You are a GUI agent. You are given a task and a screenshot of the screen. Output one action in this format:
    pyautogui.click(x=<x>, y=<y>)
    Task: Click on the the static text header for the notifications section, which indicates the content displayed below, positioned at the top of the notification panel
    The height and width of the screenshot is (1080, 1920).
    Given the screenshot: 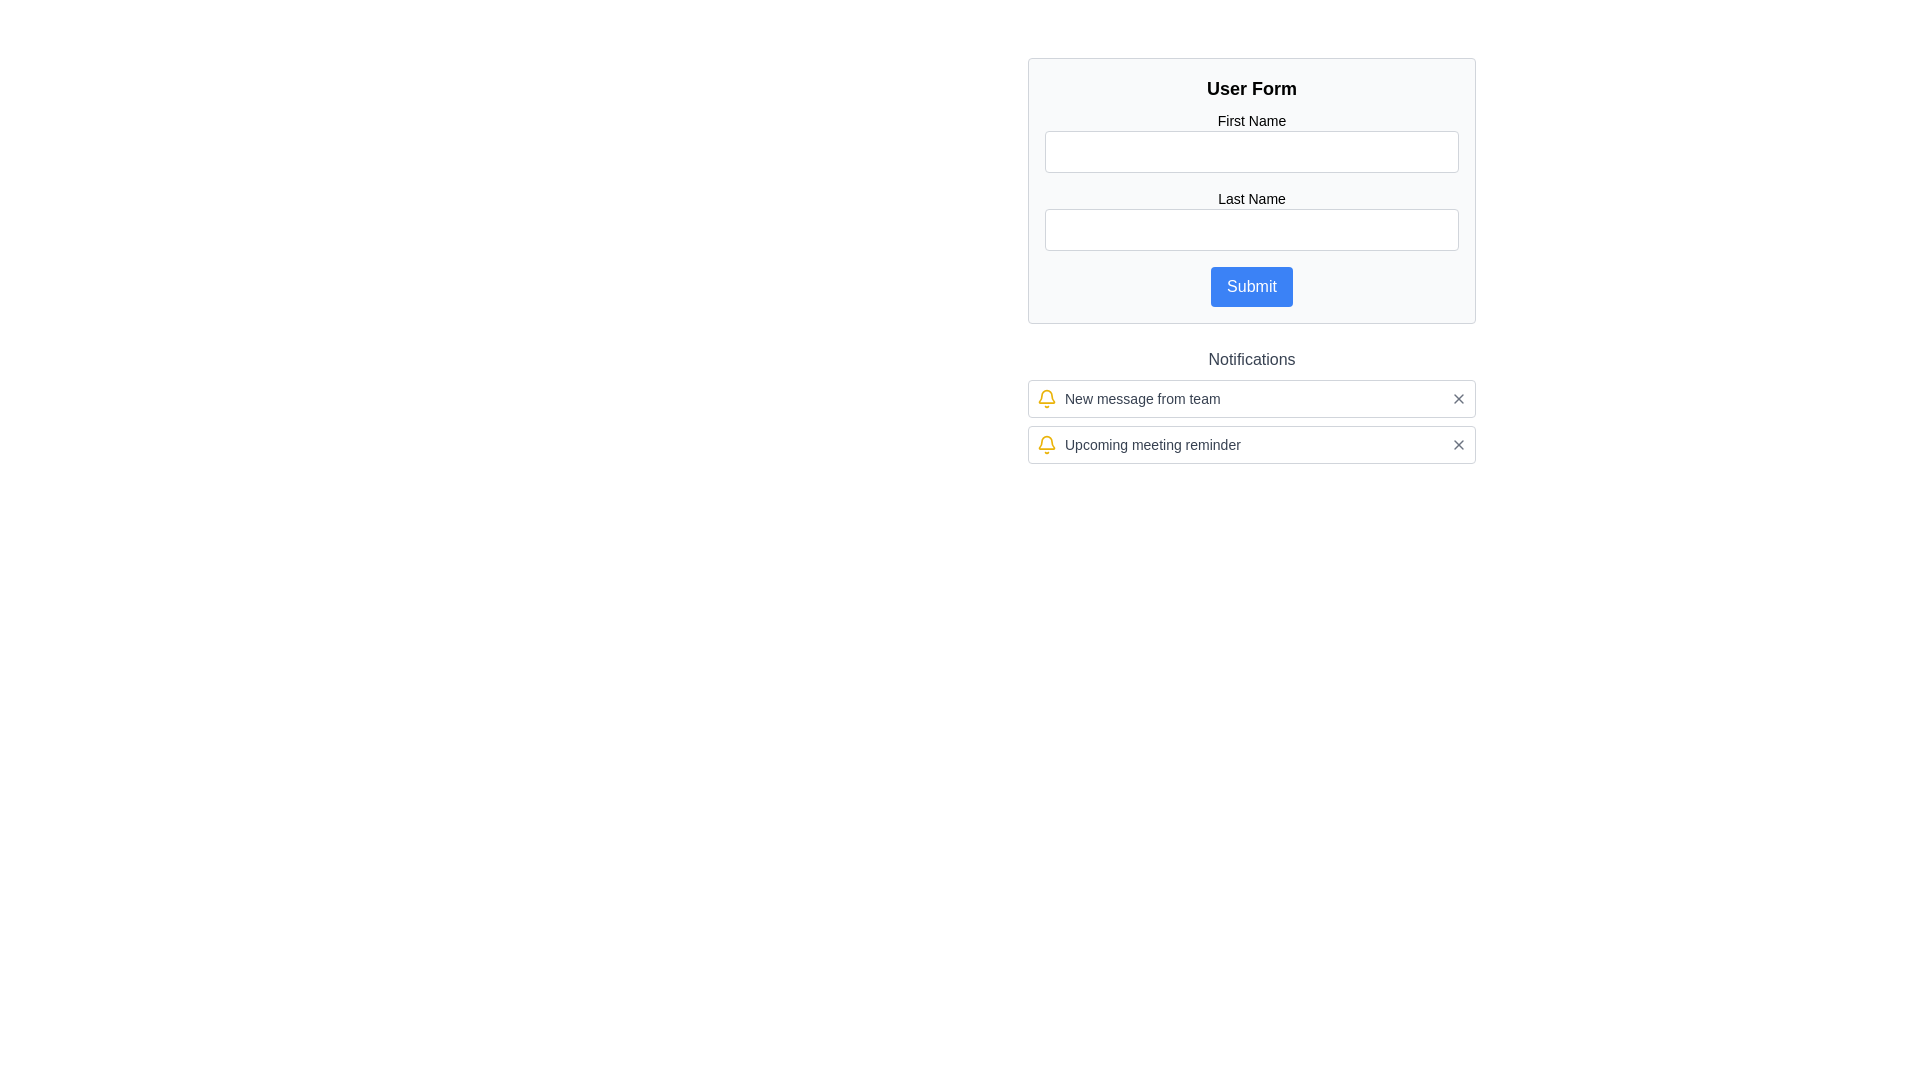 What is the action you would take?
    pyautogui.click(x=1251, y=358)
    